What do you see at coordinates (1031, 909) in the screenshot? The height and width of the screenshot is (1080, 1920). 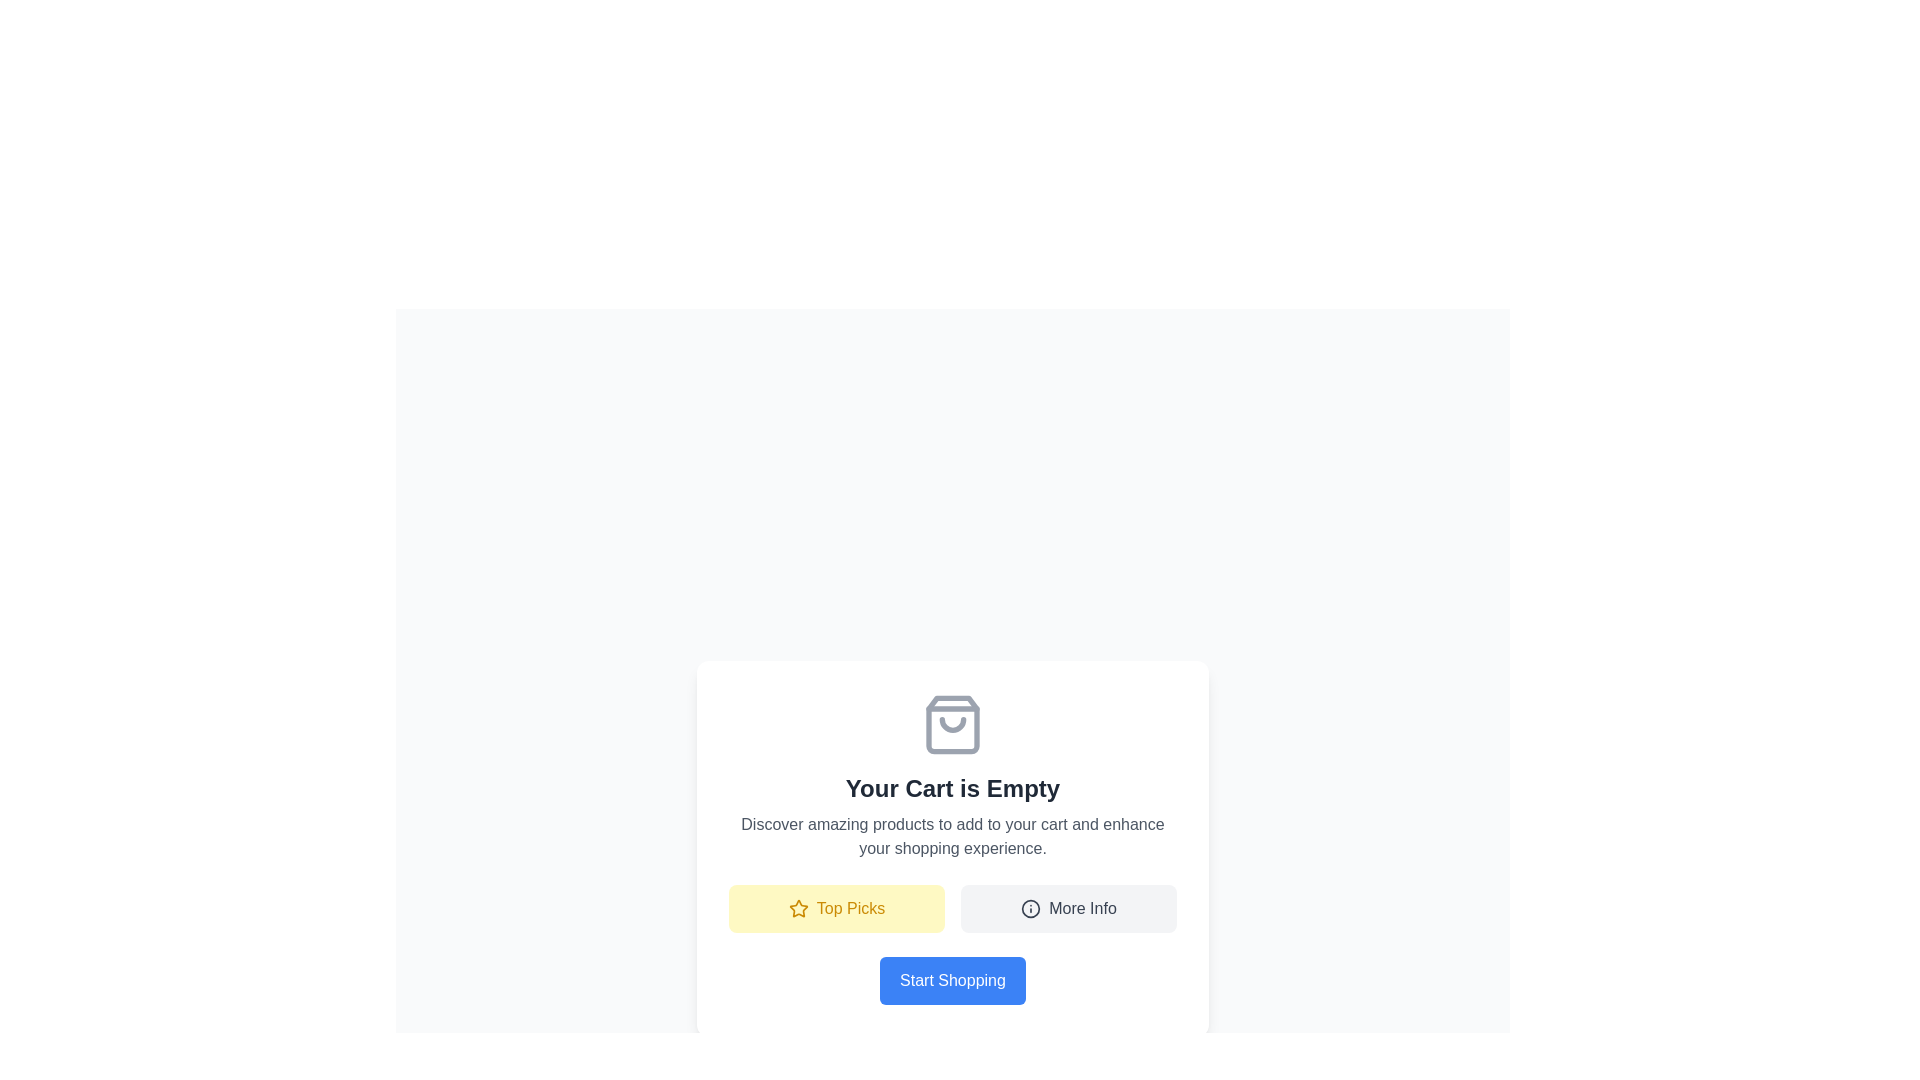 I see `the circular graphic within the information icon located to the right of the 'Your Cart is Empty' message` at bounding box center [1031, 909].